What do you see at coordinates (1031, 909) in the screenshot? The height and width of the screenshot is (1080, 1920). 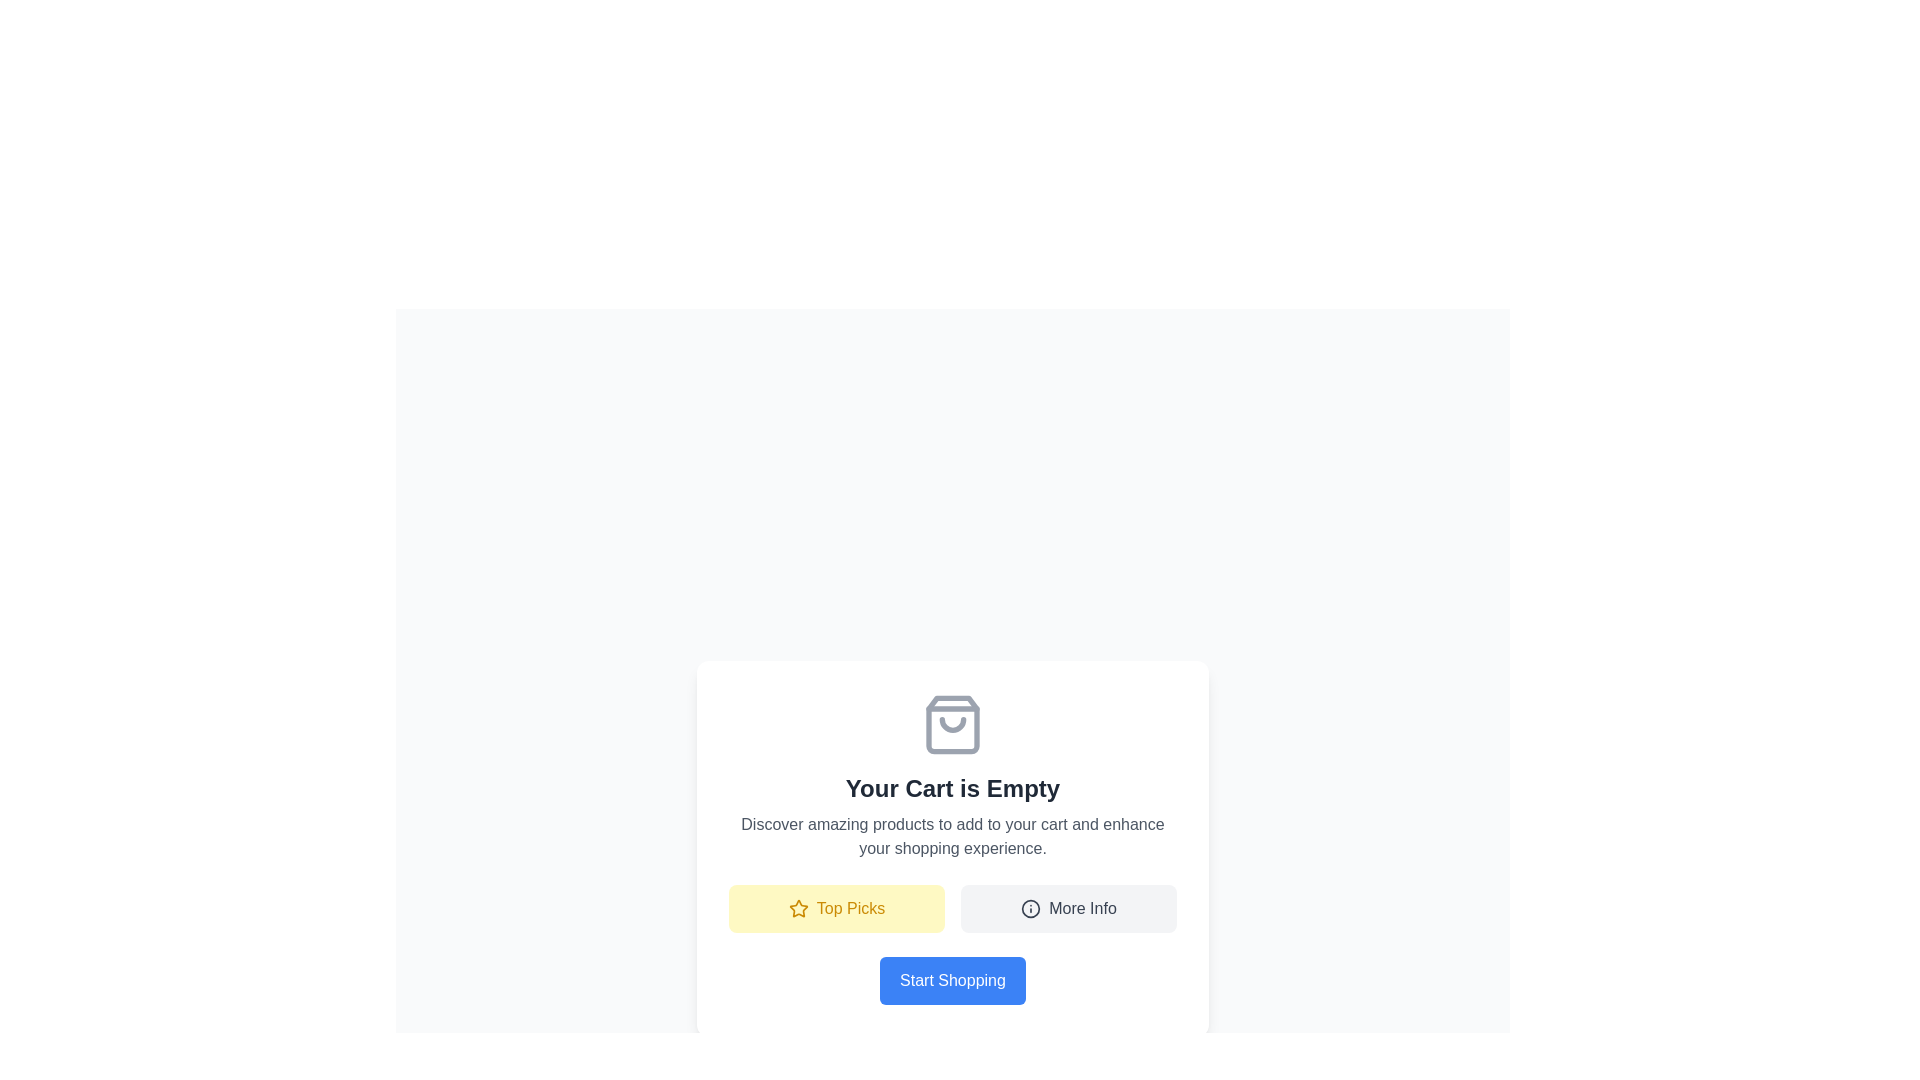 I see `the circular graphic within the information icon located to the right of the 'Your Cart is Empty' message` at bounding box center [1031, 909].